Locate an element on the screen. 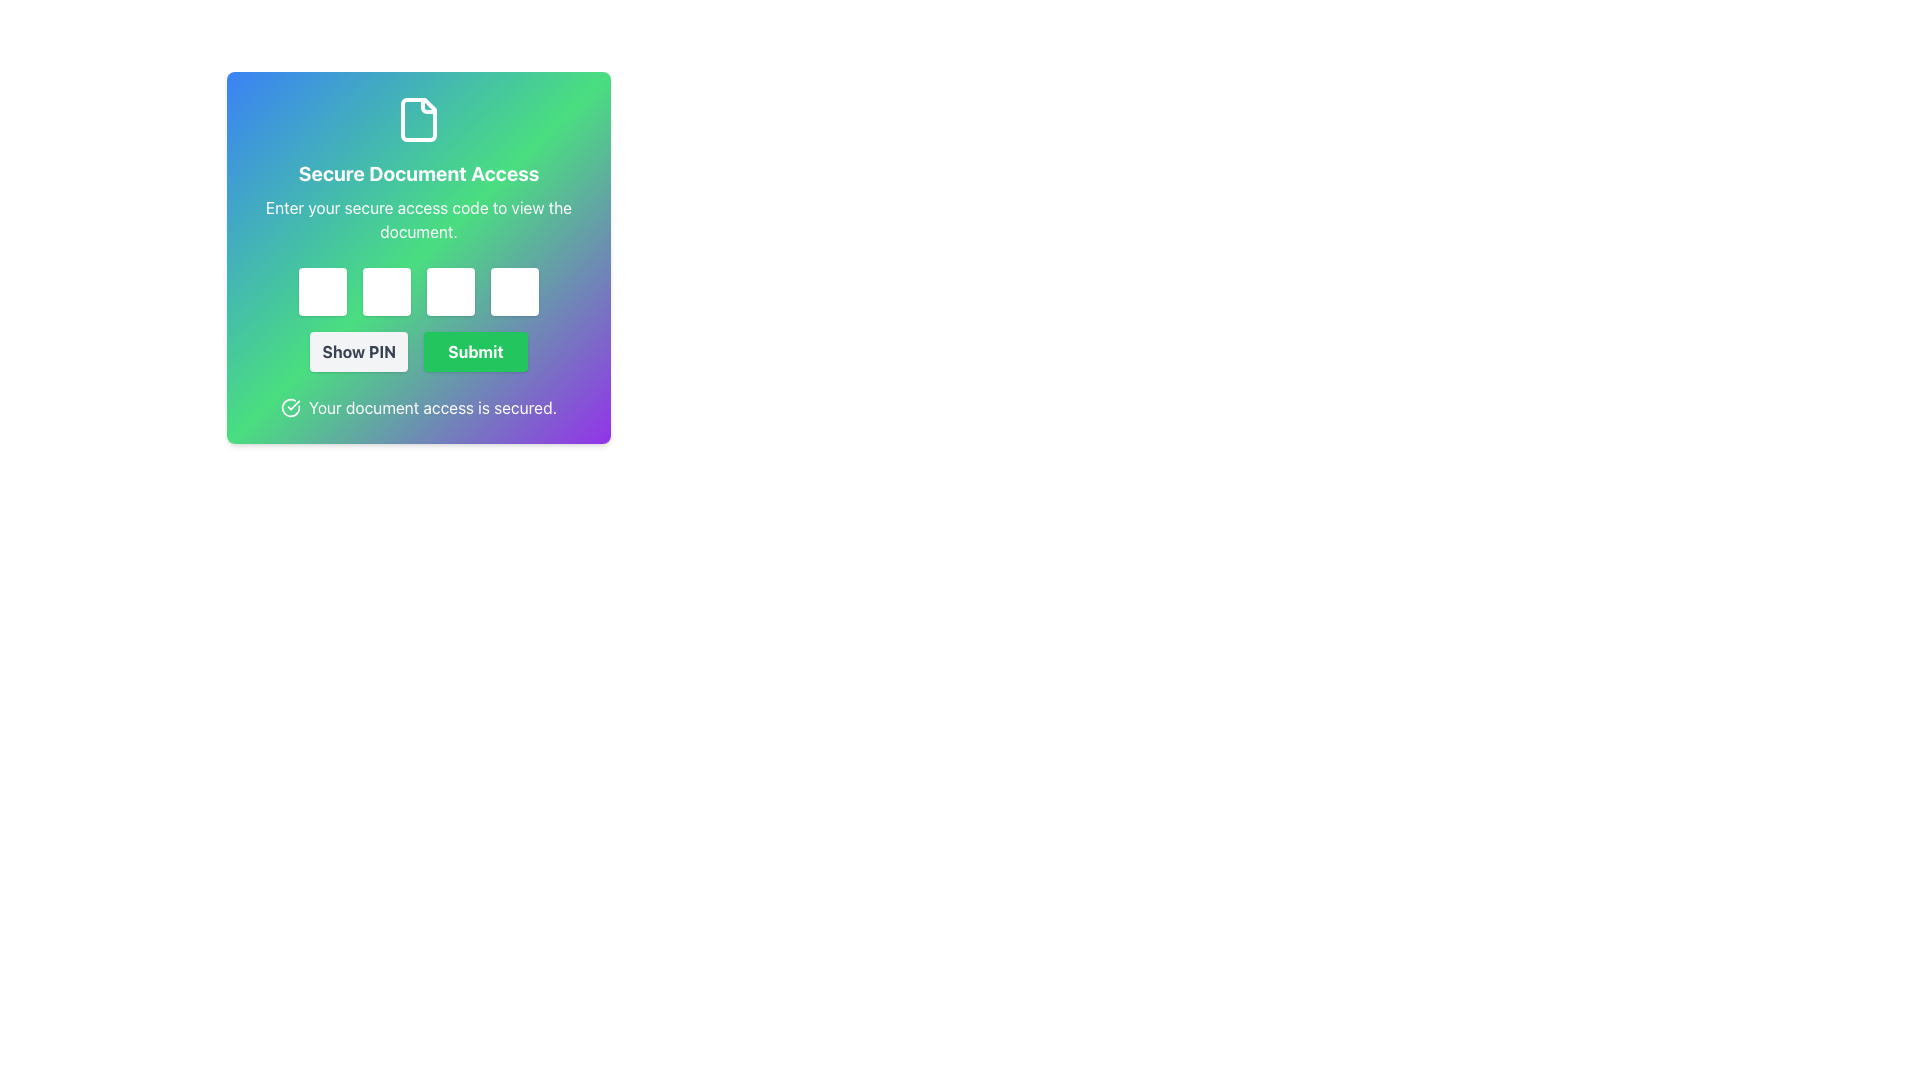 The width and height of the screenshot is (1920, 1080). the checkmark icon within a circle, located to the left of the text 'Your document access is secured.' is located at coordinates (290, 407).